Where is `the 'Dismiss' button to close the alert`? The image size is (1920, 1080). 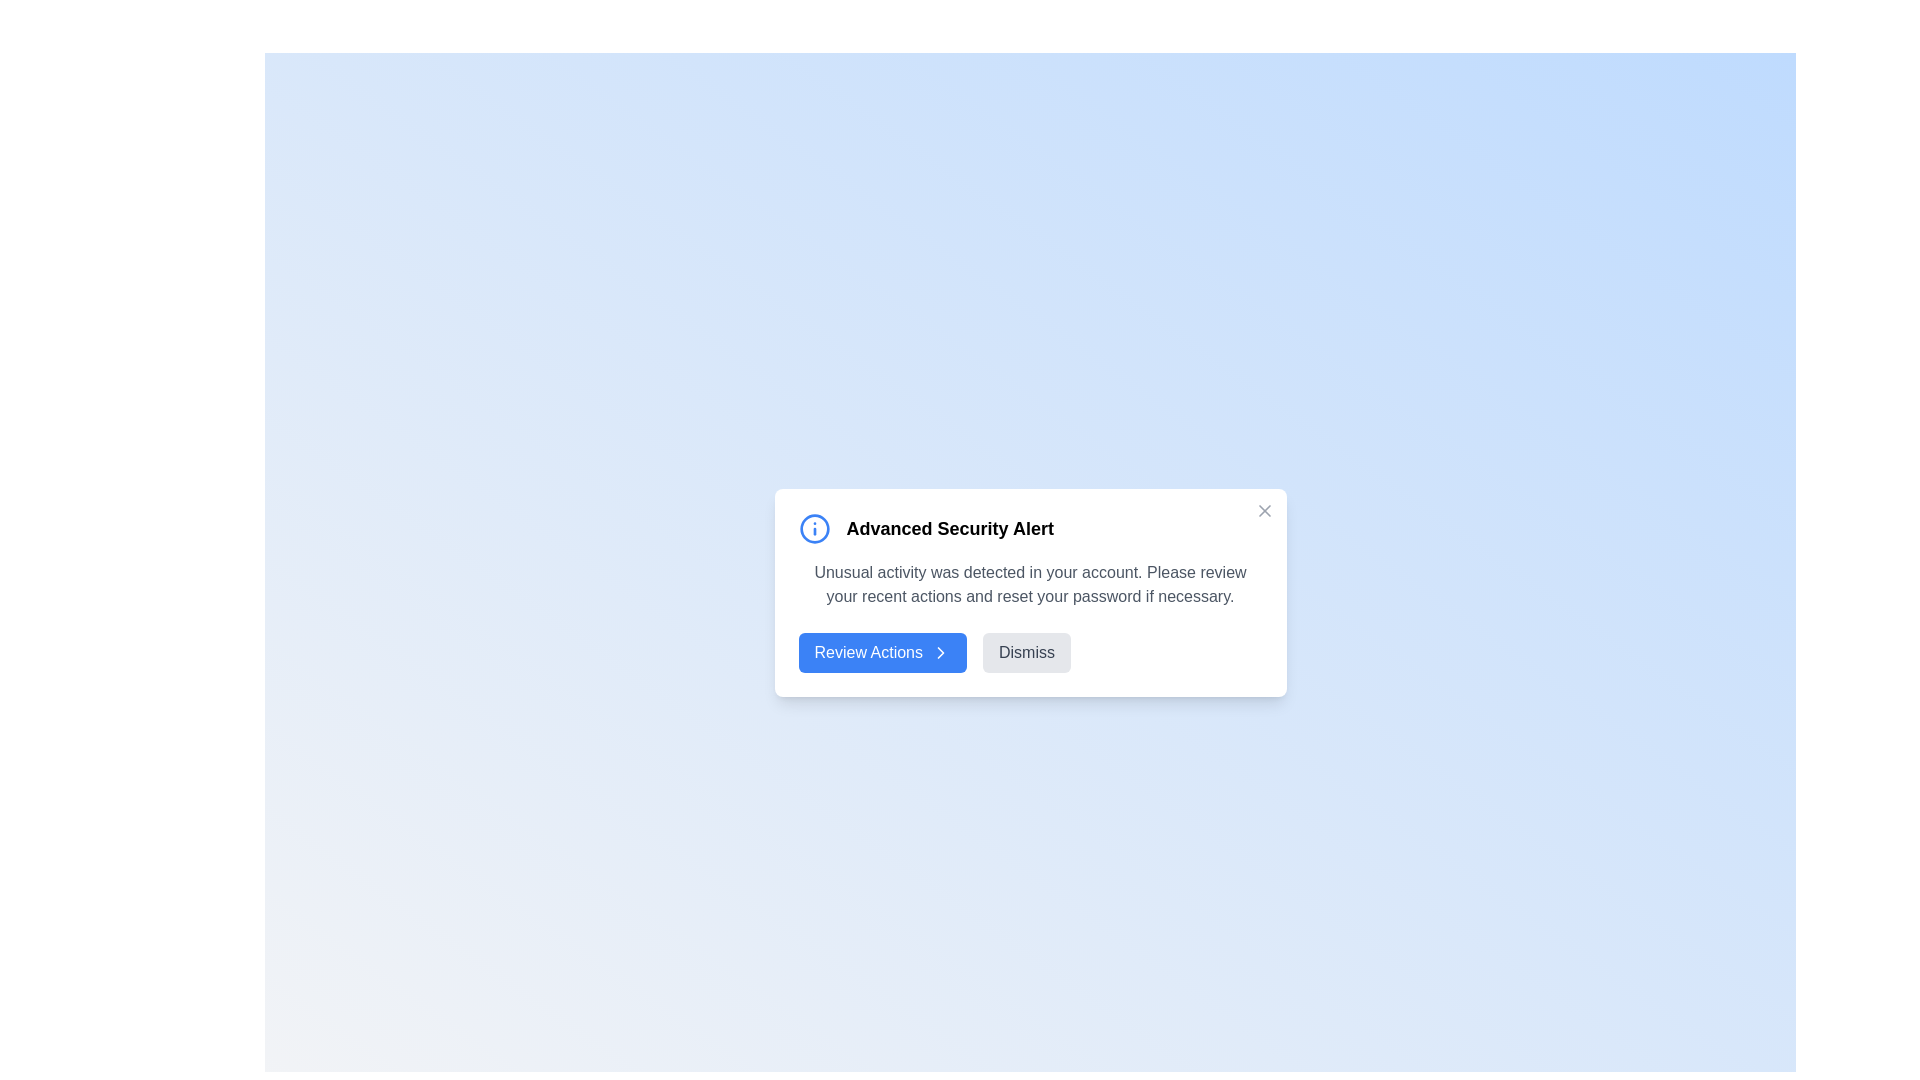
the 'Dismiss' button to close the alert is located at coordinates (1027, 652).